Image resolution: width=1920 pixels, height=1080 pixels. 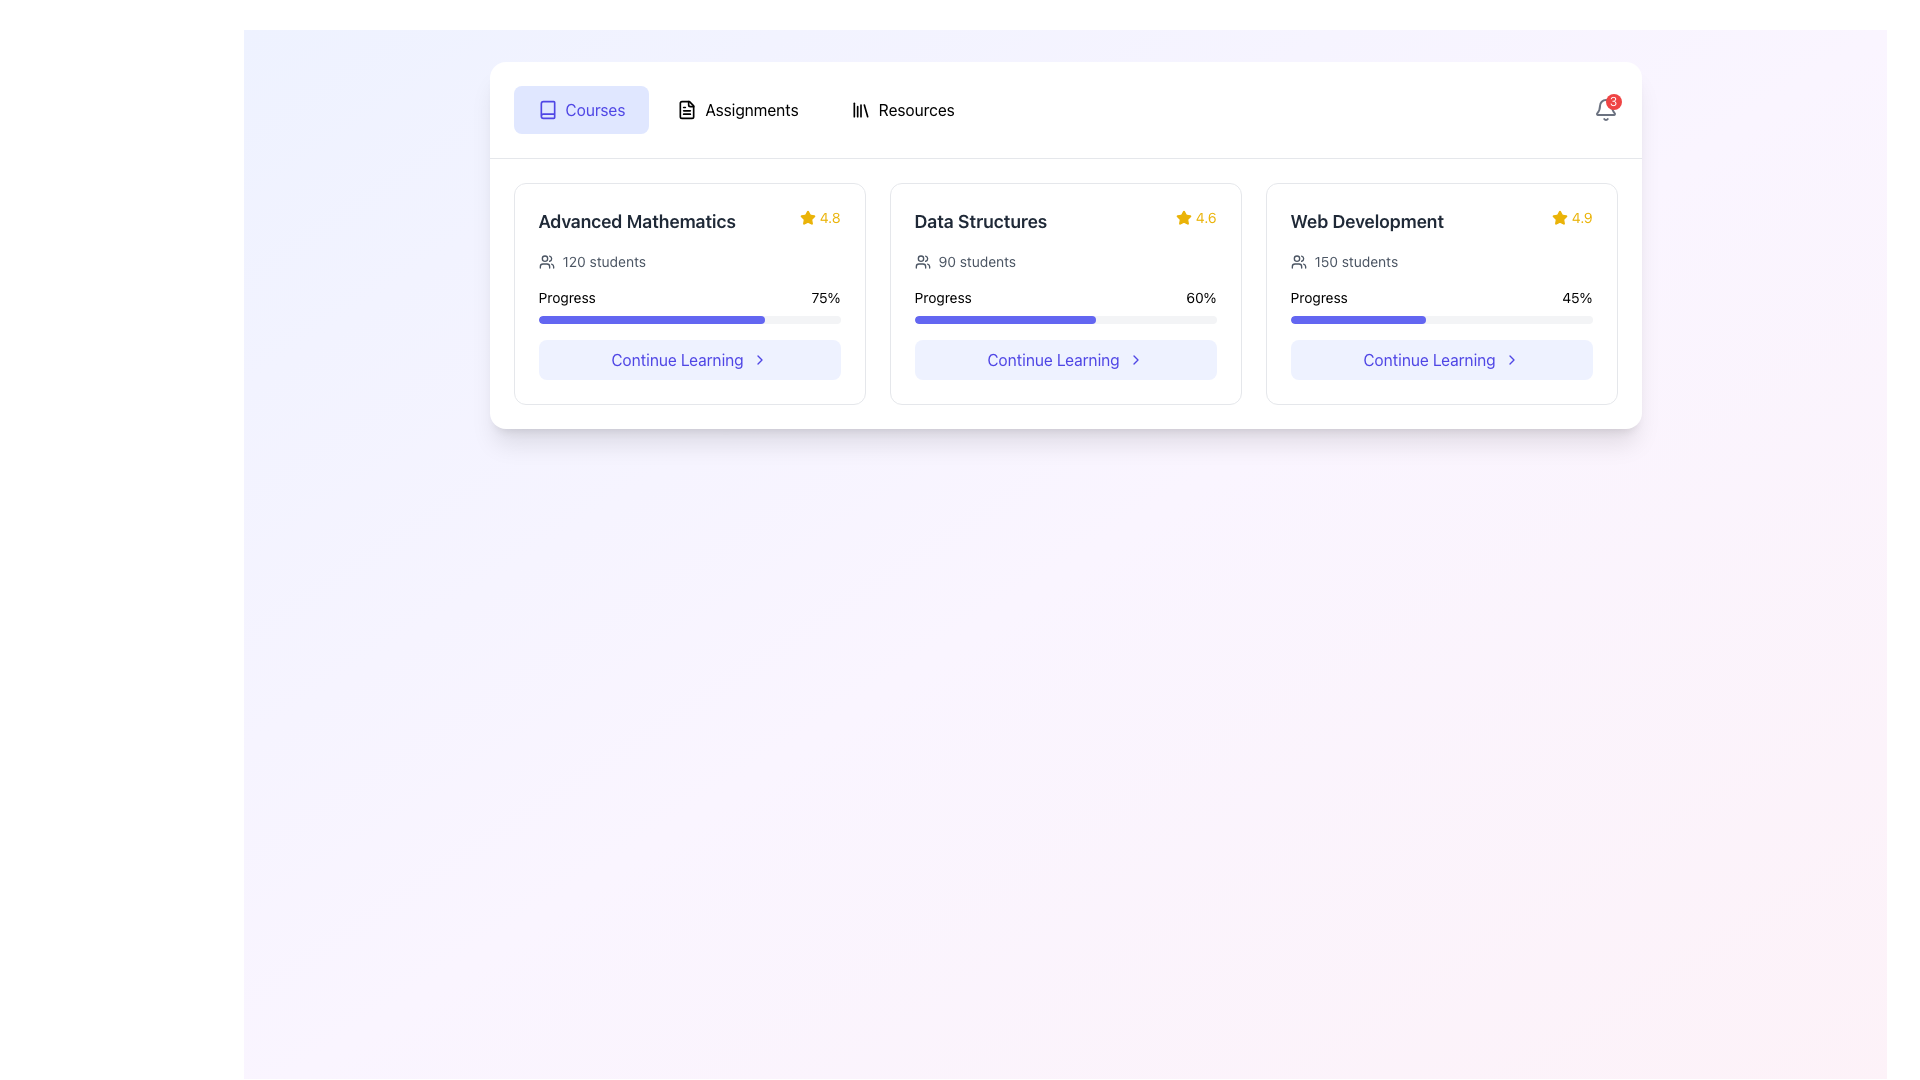 I want to click on percentage displayed in the text component showing '75%', which is located next to the term 'Progress' in the 'Advanced Mathematics' card, so click(x=825, y=297).